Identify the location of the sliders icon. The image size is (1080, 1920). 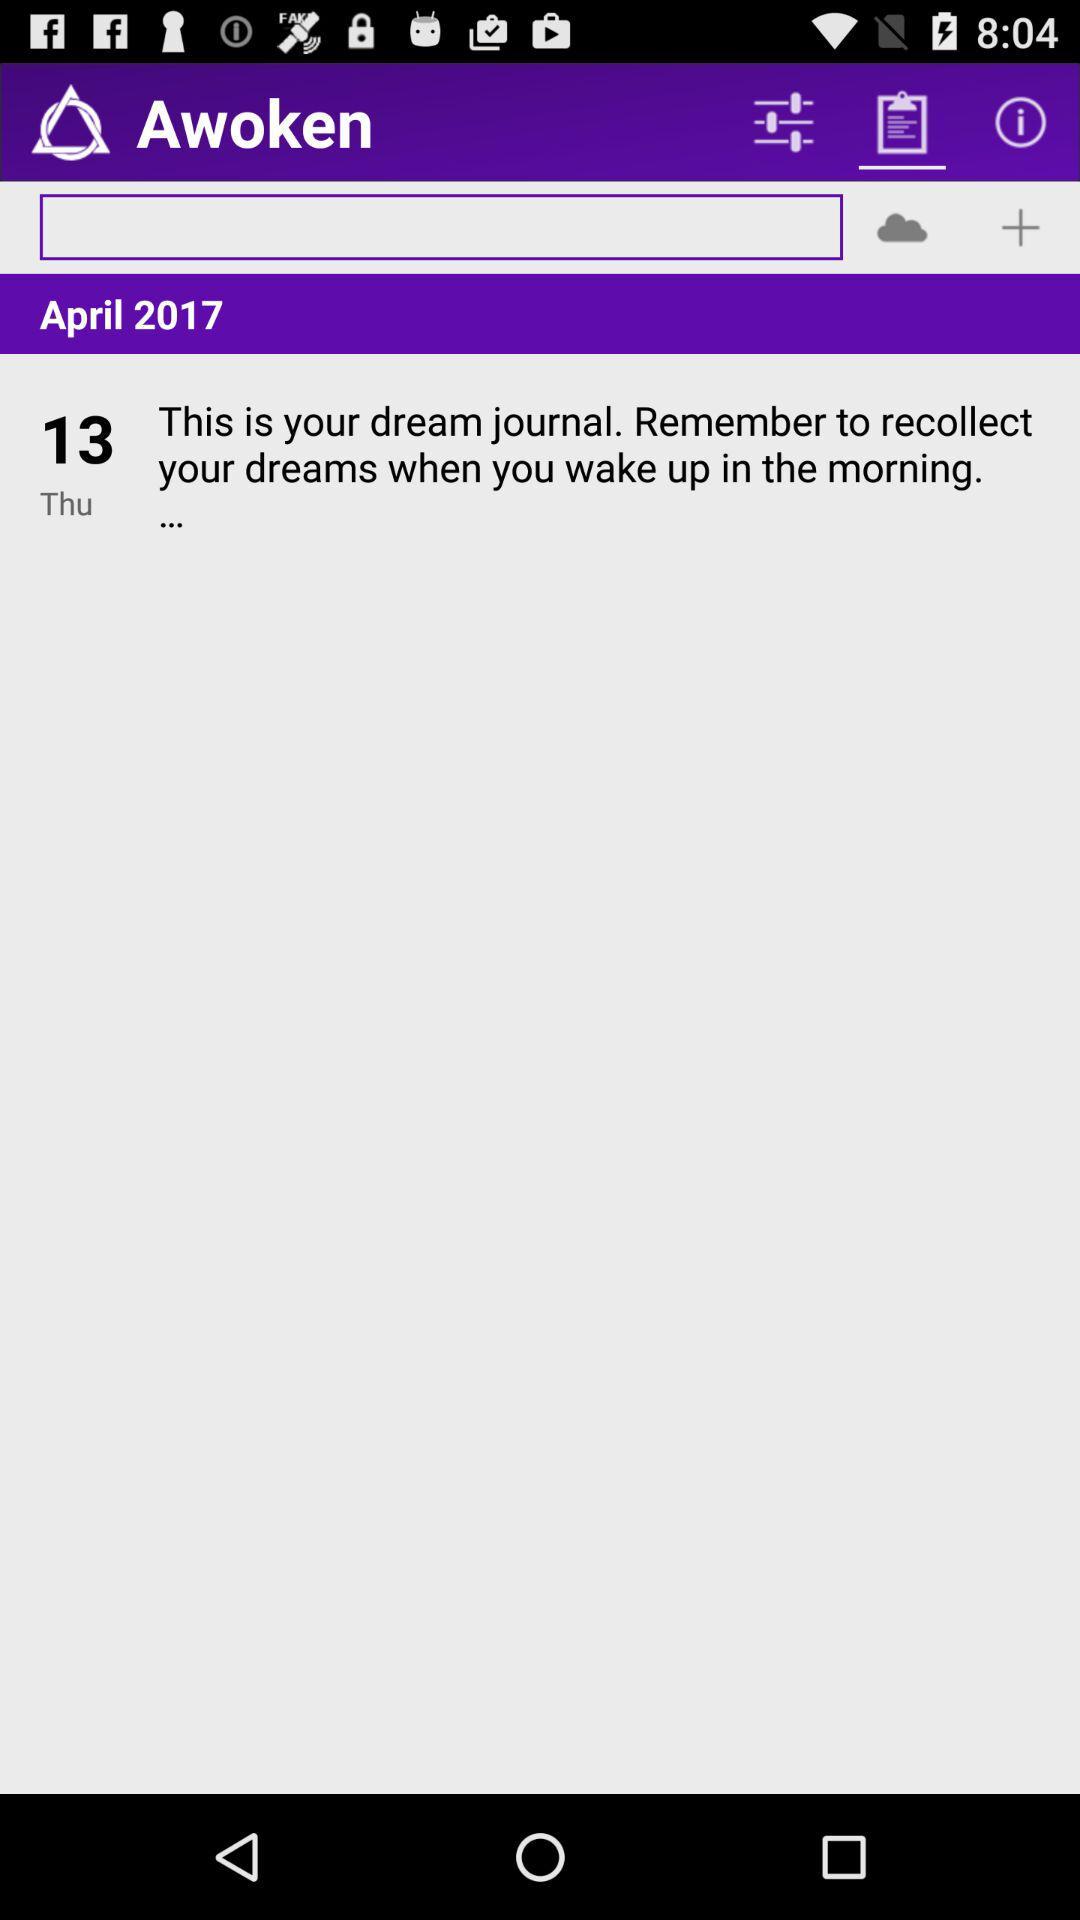
(782, 129).